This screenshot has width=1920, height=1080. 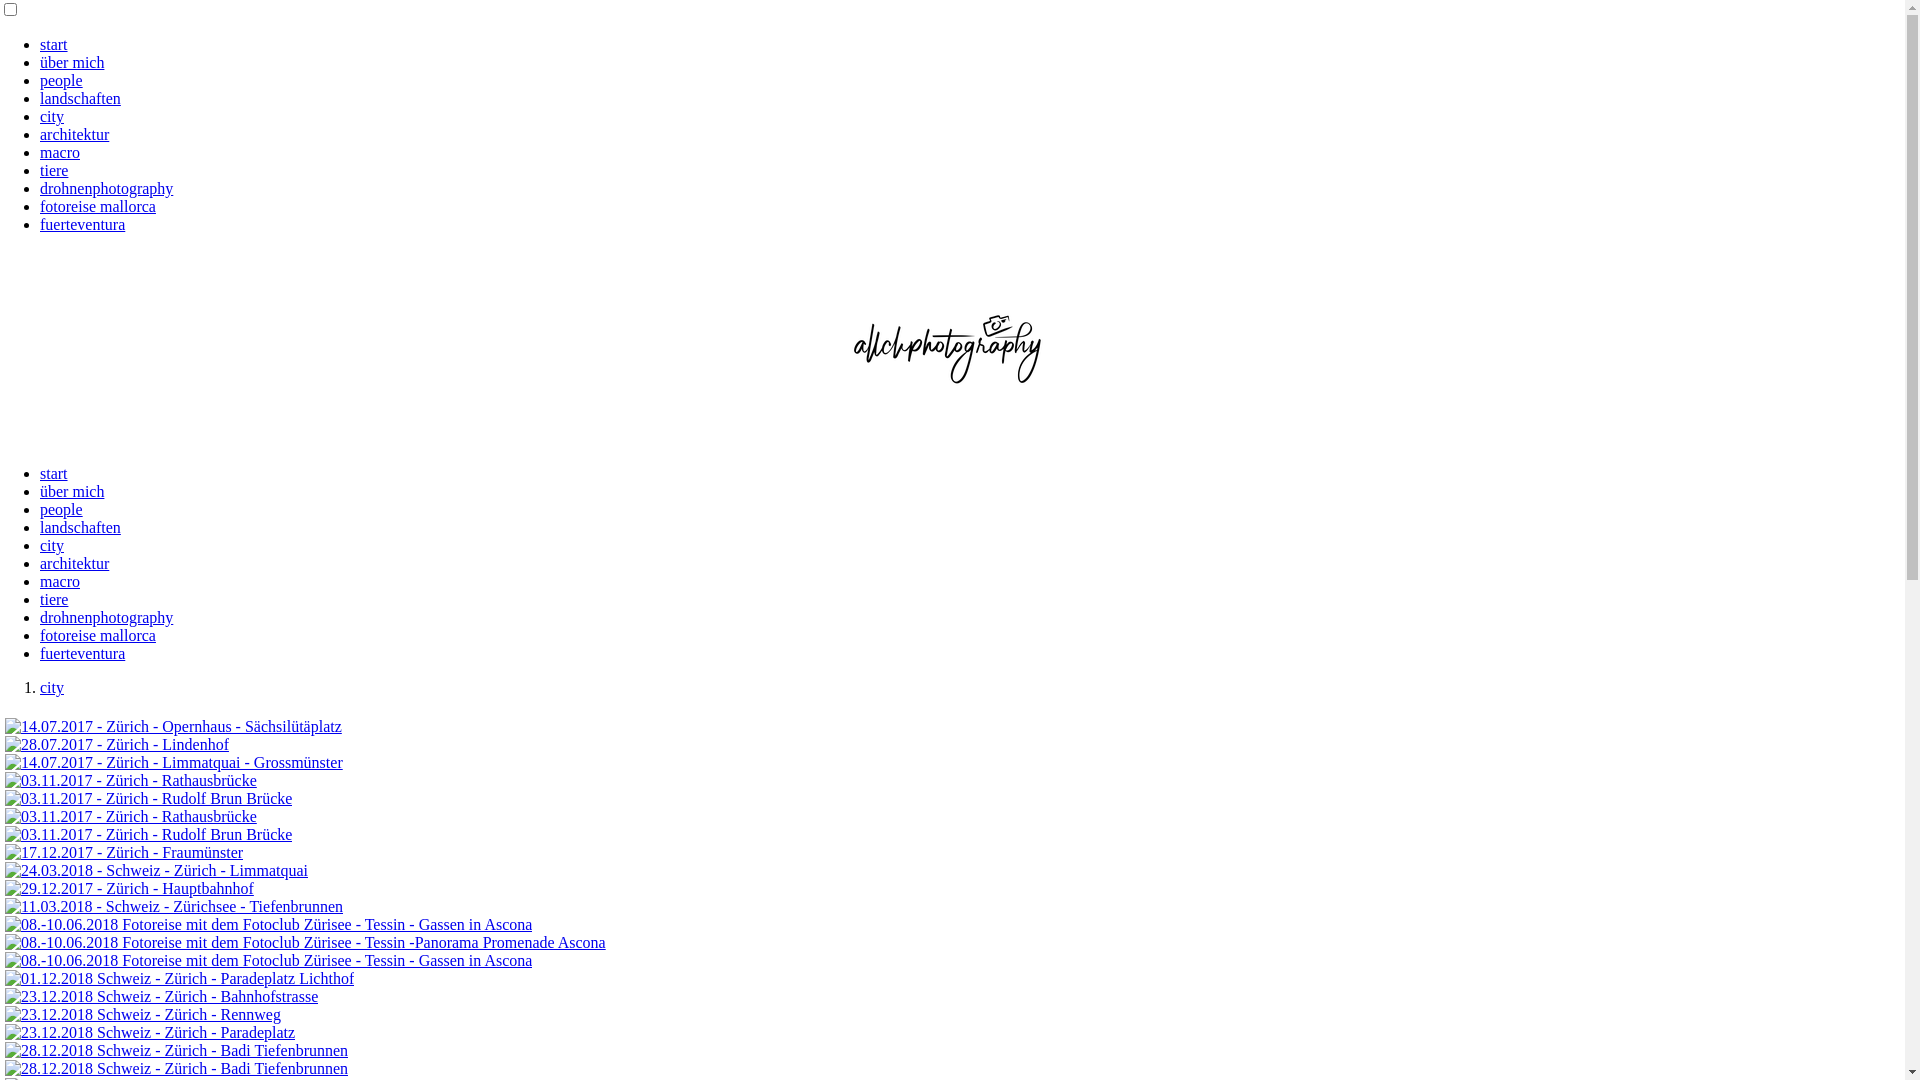 What do you see at coordinates (96, 206) in the screenshot?
I see `'fotoreise mallorca'` at bounding box center [96, 206].